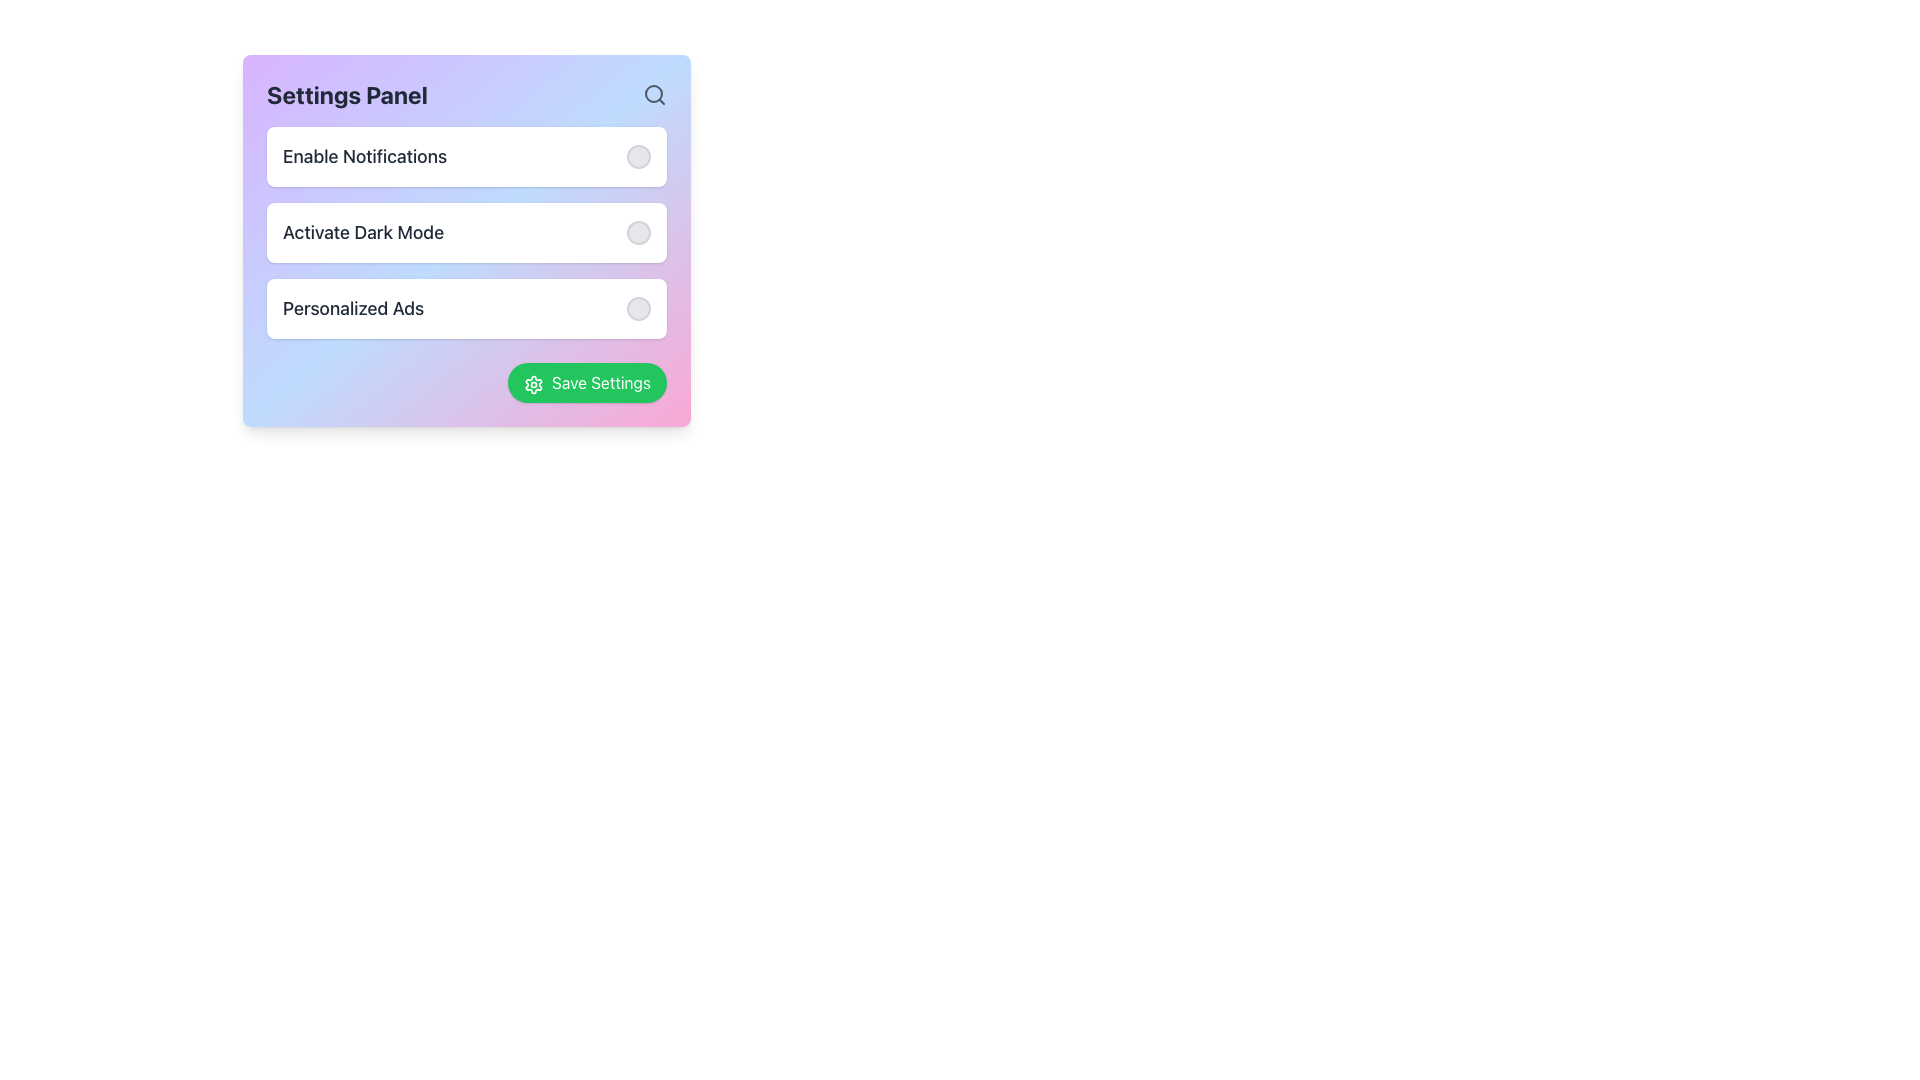 The image size is (1920, 1080). Describe the element at coordinates (347, 95) in the screenshot. I see `the title Text Element located at the top-left of the card-like structure` at that location.